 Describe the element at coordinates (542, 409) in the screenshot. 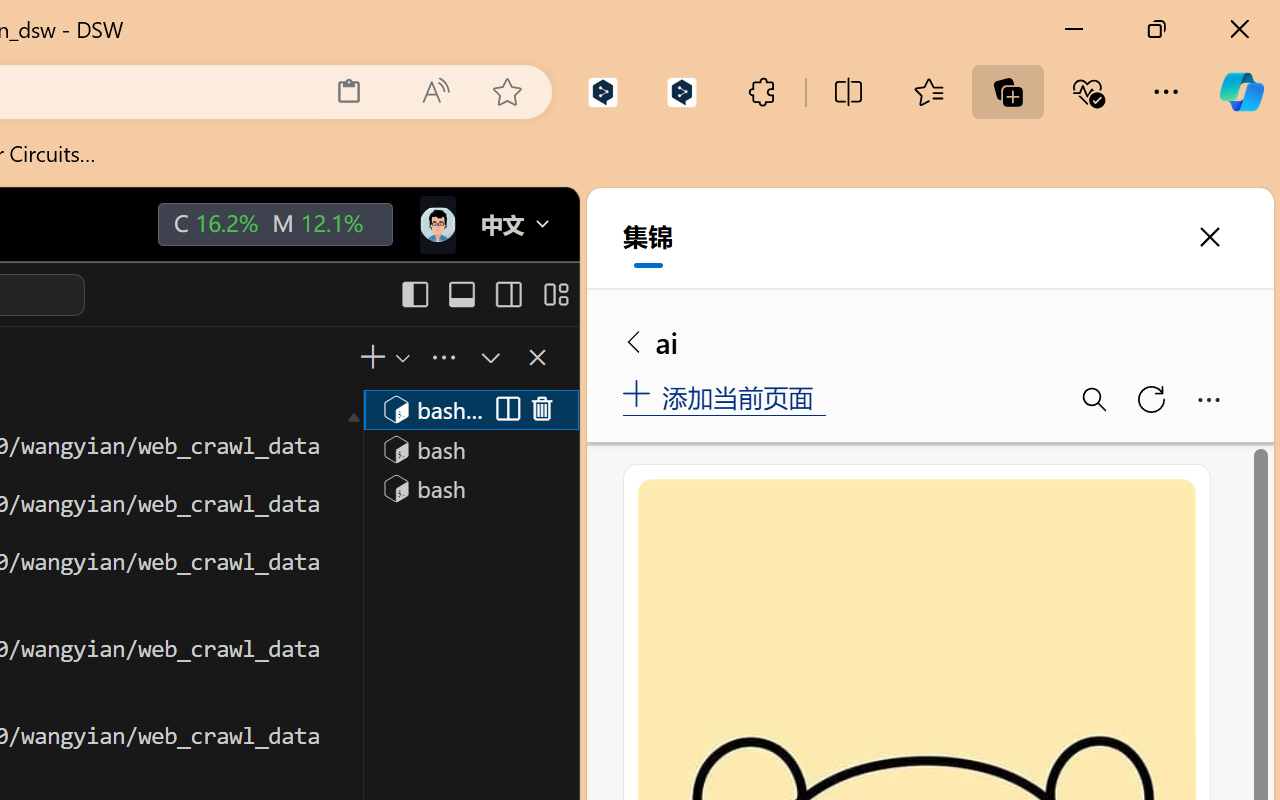

I see `'Kill (Delete)'` at that location.